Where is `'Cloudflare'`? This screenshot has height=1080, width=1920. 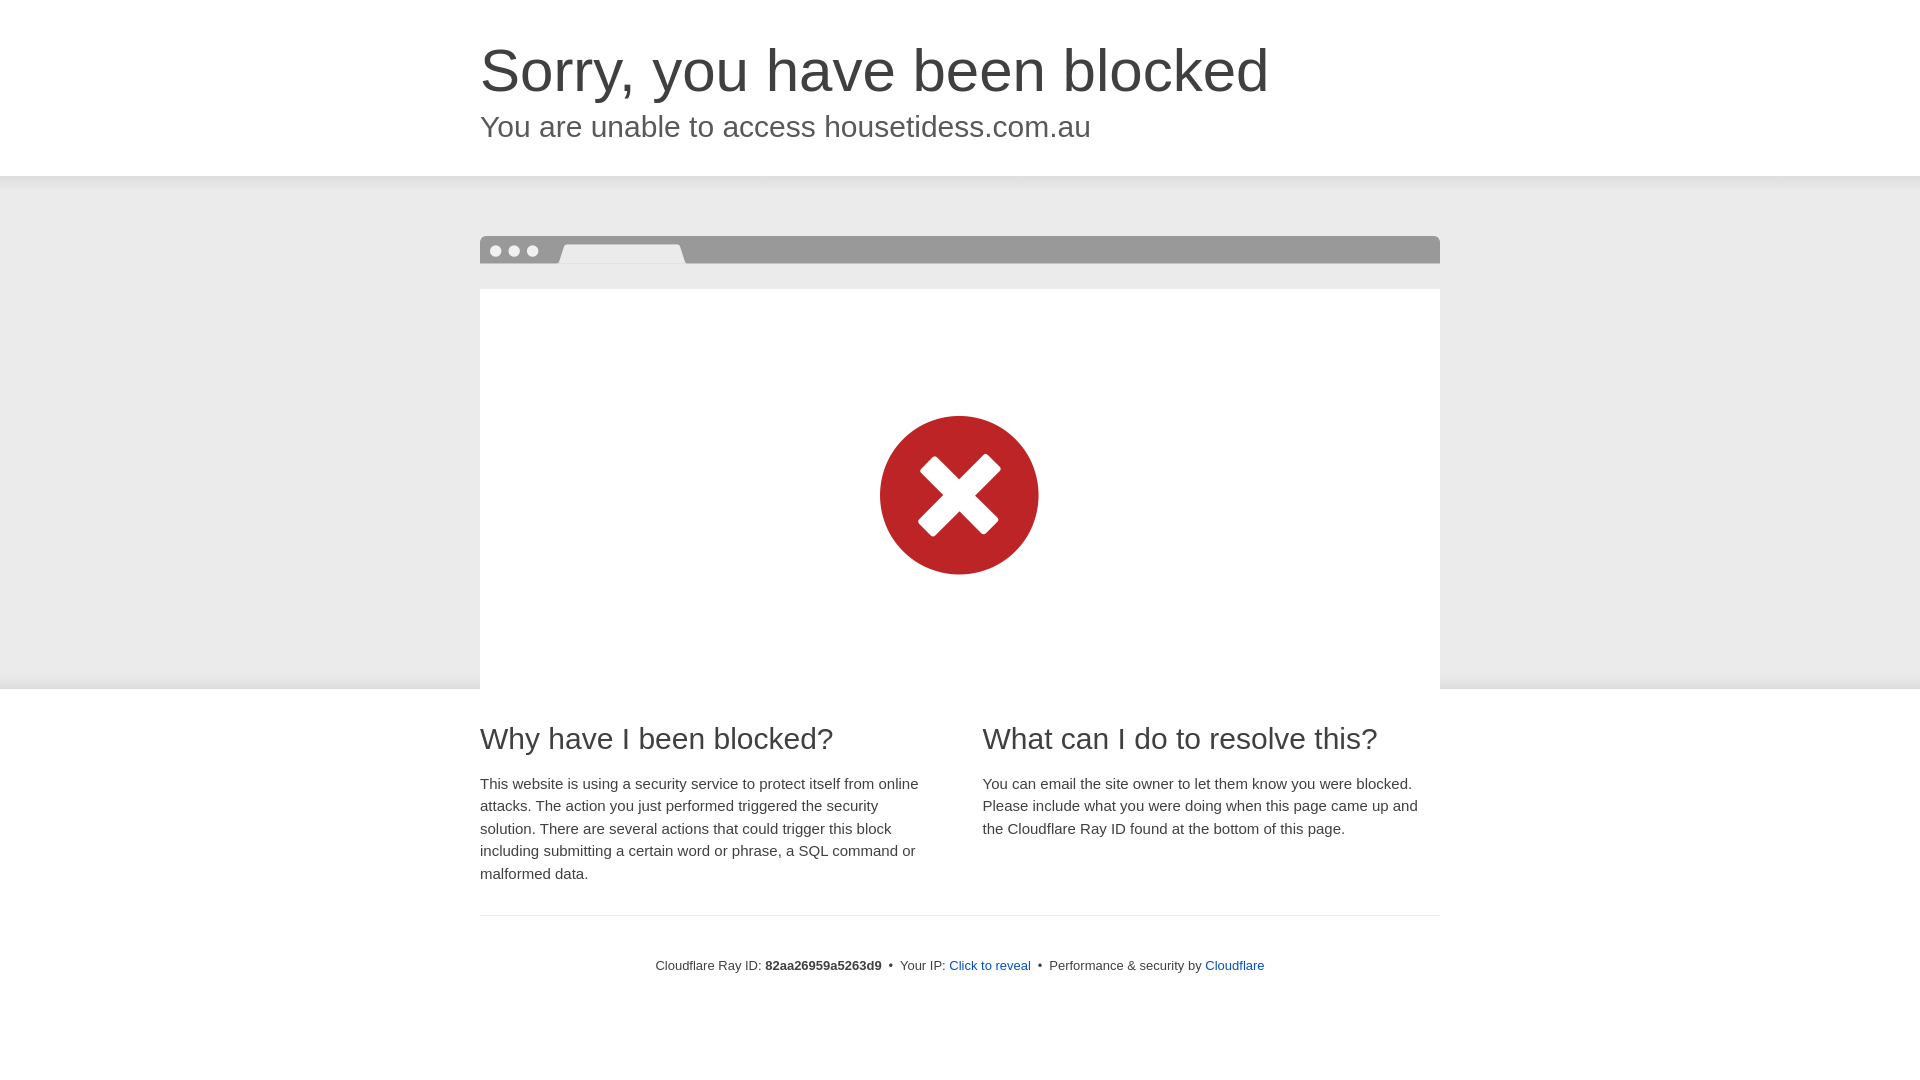
'Cloudflare' is located at coordinates (1233, 964).